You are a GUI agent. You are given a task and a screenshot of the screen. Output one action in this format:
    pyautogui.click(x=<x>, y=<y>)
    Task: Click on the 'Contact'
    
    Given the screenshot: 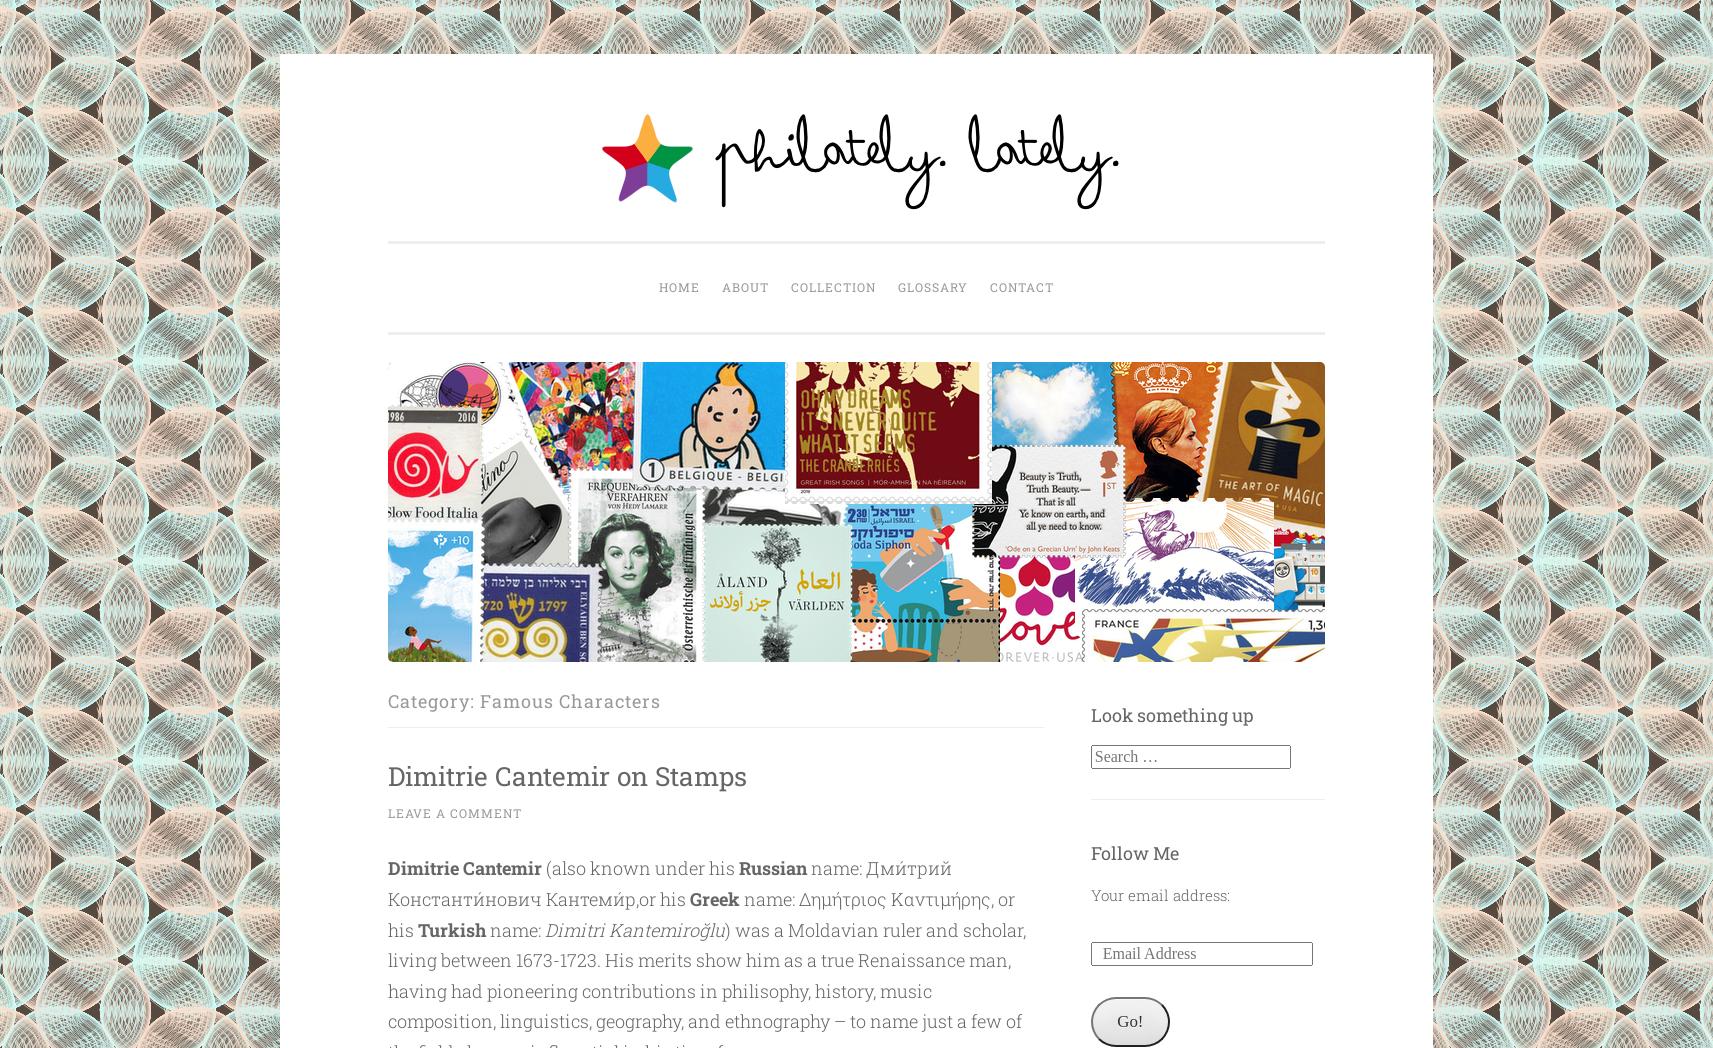 What is the action you would take?
    pyautogui.click(x=1021, y=286)
    